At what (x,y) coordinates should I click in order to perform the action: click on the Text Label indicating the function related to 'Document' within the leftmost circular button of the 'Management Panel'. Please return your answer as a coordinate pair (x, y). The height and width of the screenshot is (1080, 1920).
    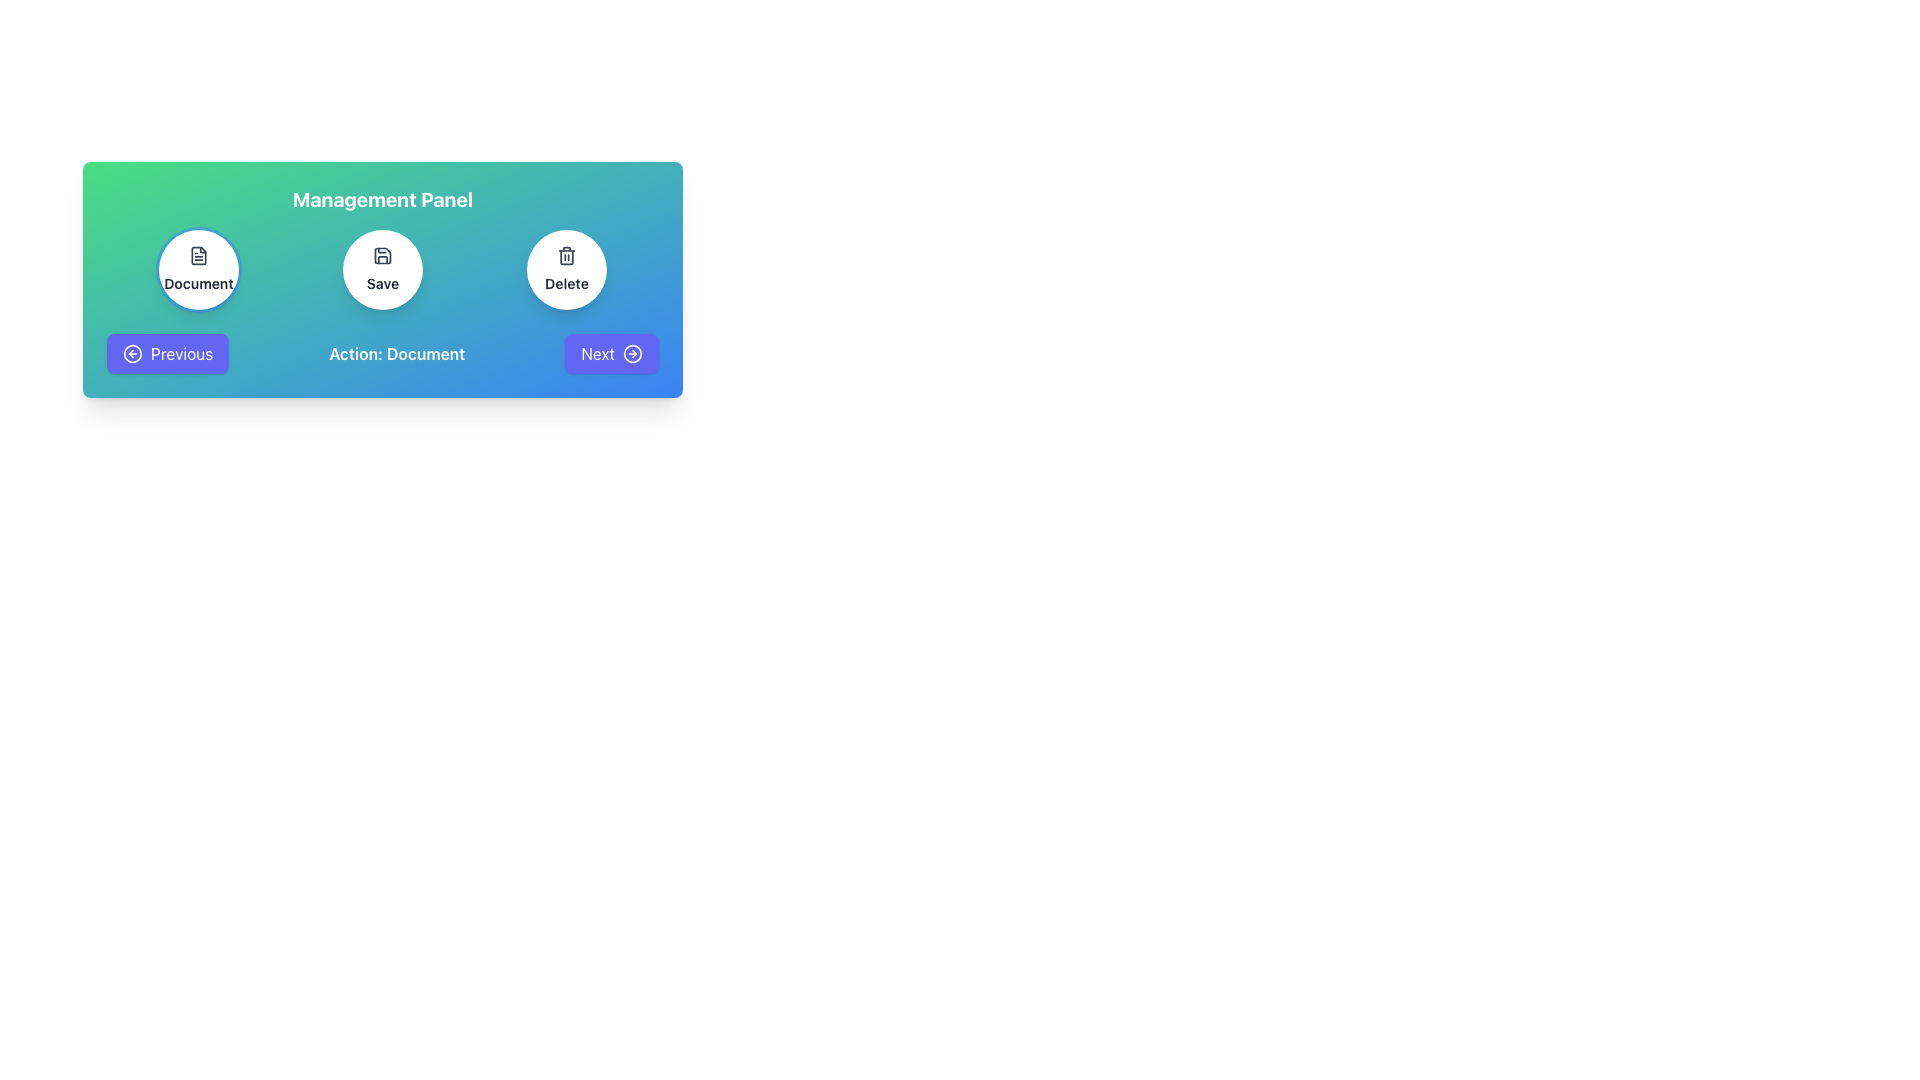
    Looking at the image, I should click on (198, 284).